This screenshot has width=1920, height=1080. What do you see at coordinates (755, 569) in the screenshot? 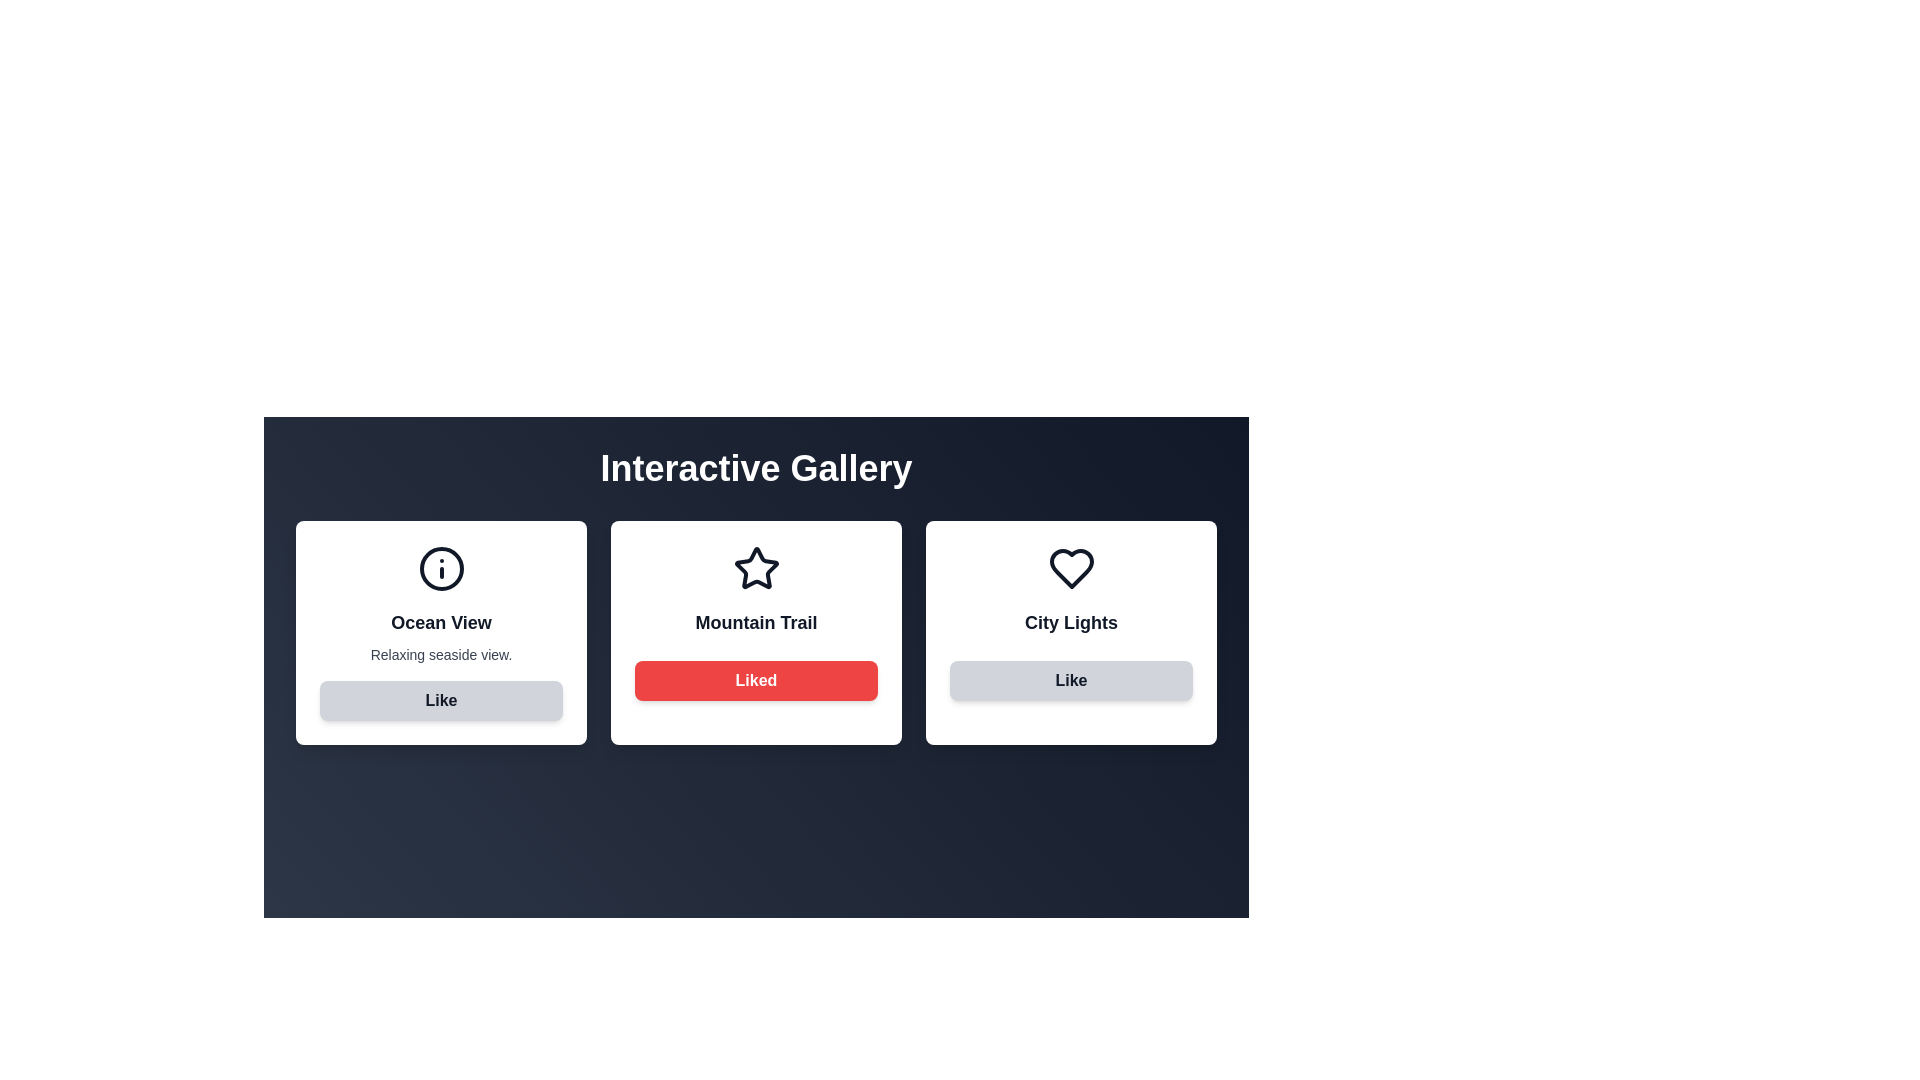
I see `the star-shaped icon outlined with a bold black stroke, which is centrally located within the card displaying the text 'Mountain Trail'` at bounding box center [755, 569].